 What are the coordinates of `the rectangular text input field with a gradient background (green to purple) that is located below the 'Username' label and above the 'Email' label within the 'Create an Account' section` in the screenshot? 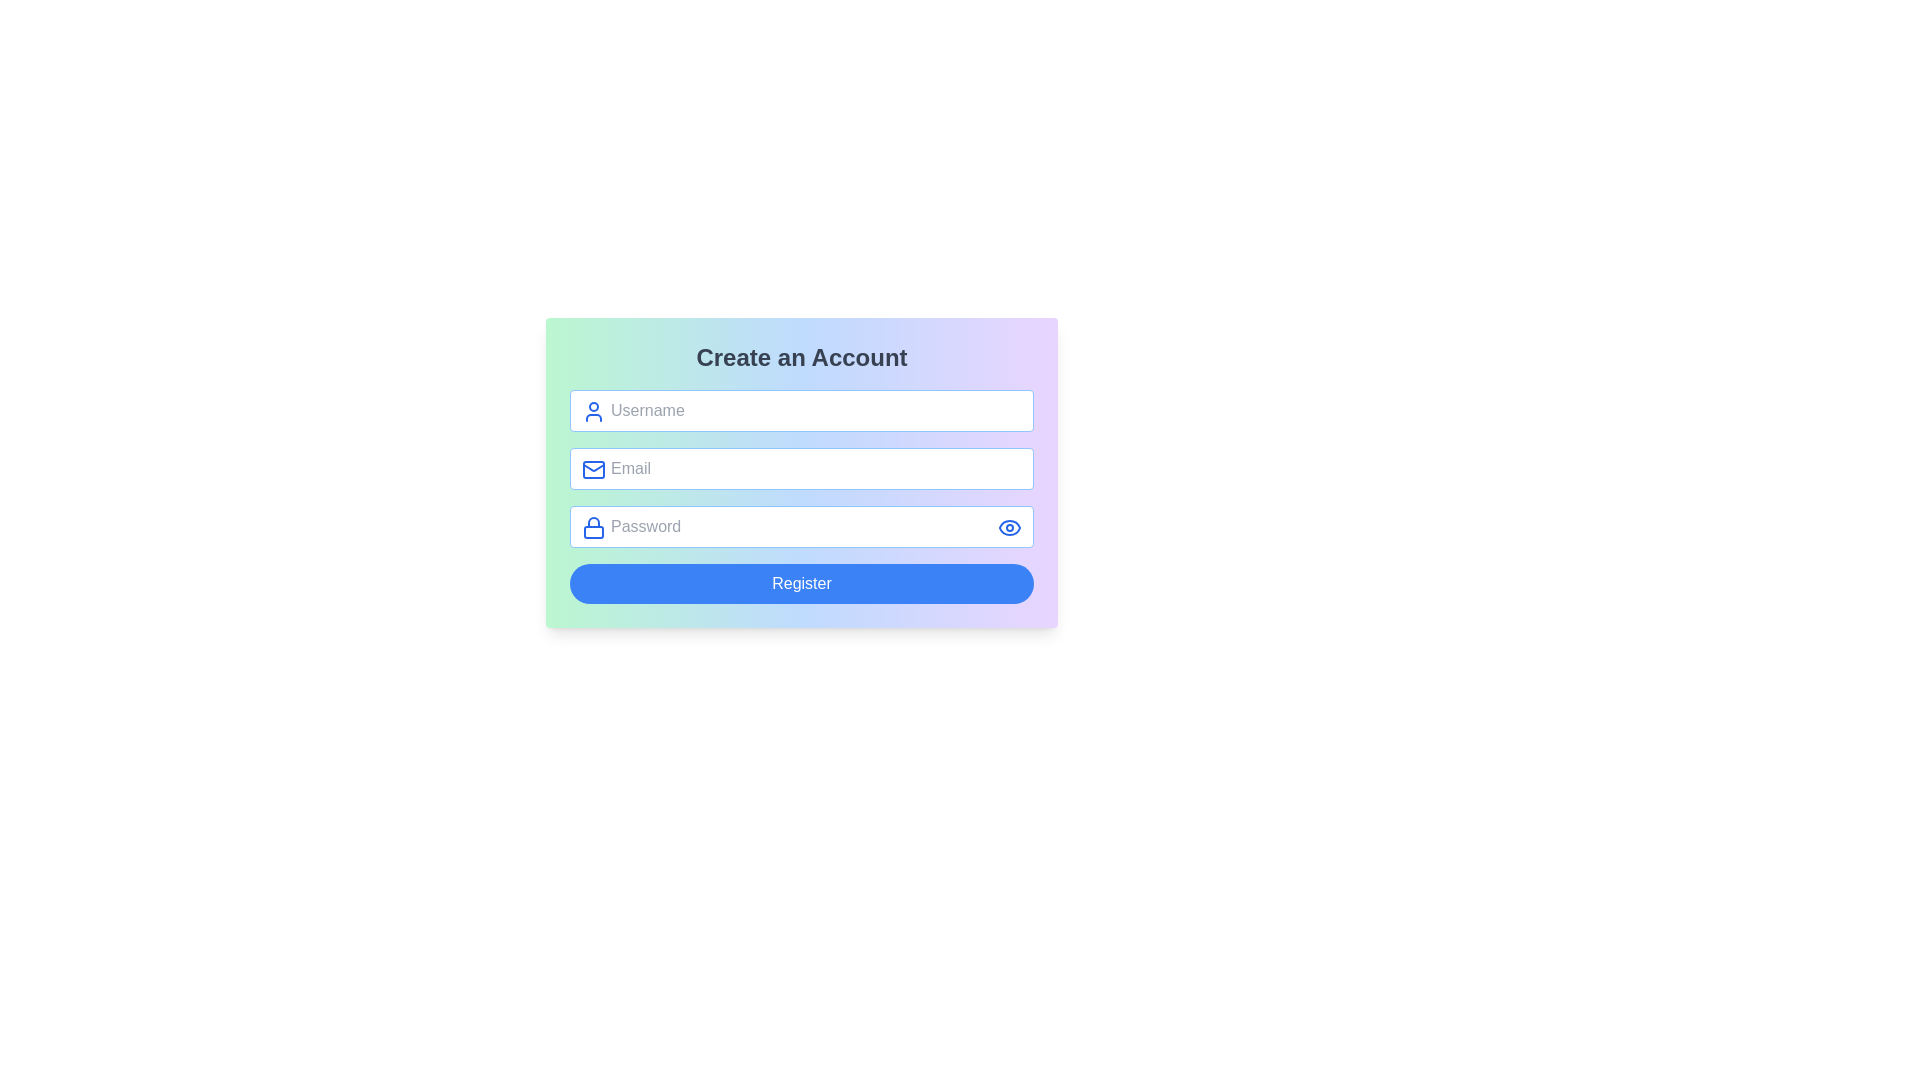 It's located at (801, 496).